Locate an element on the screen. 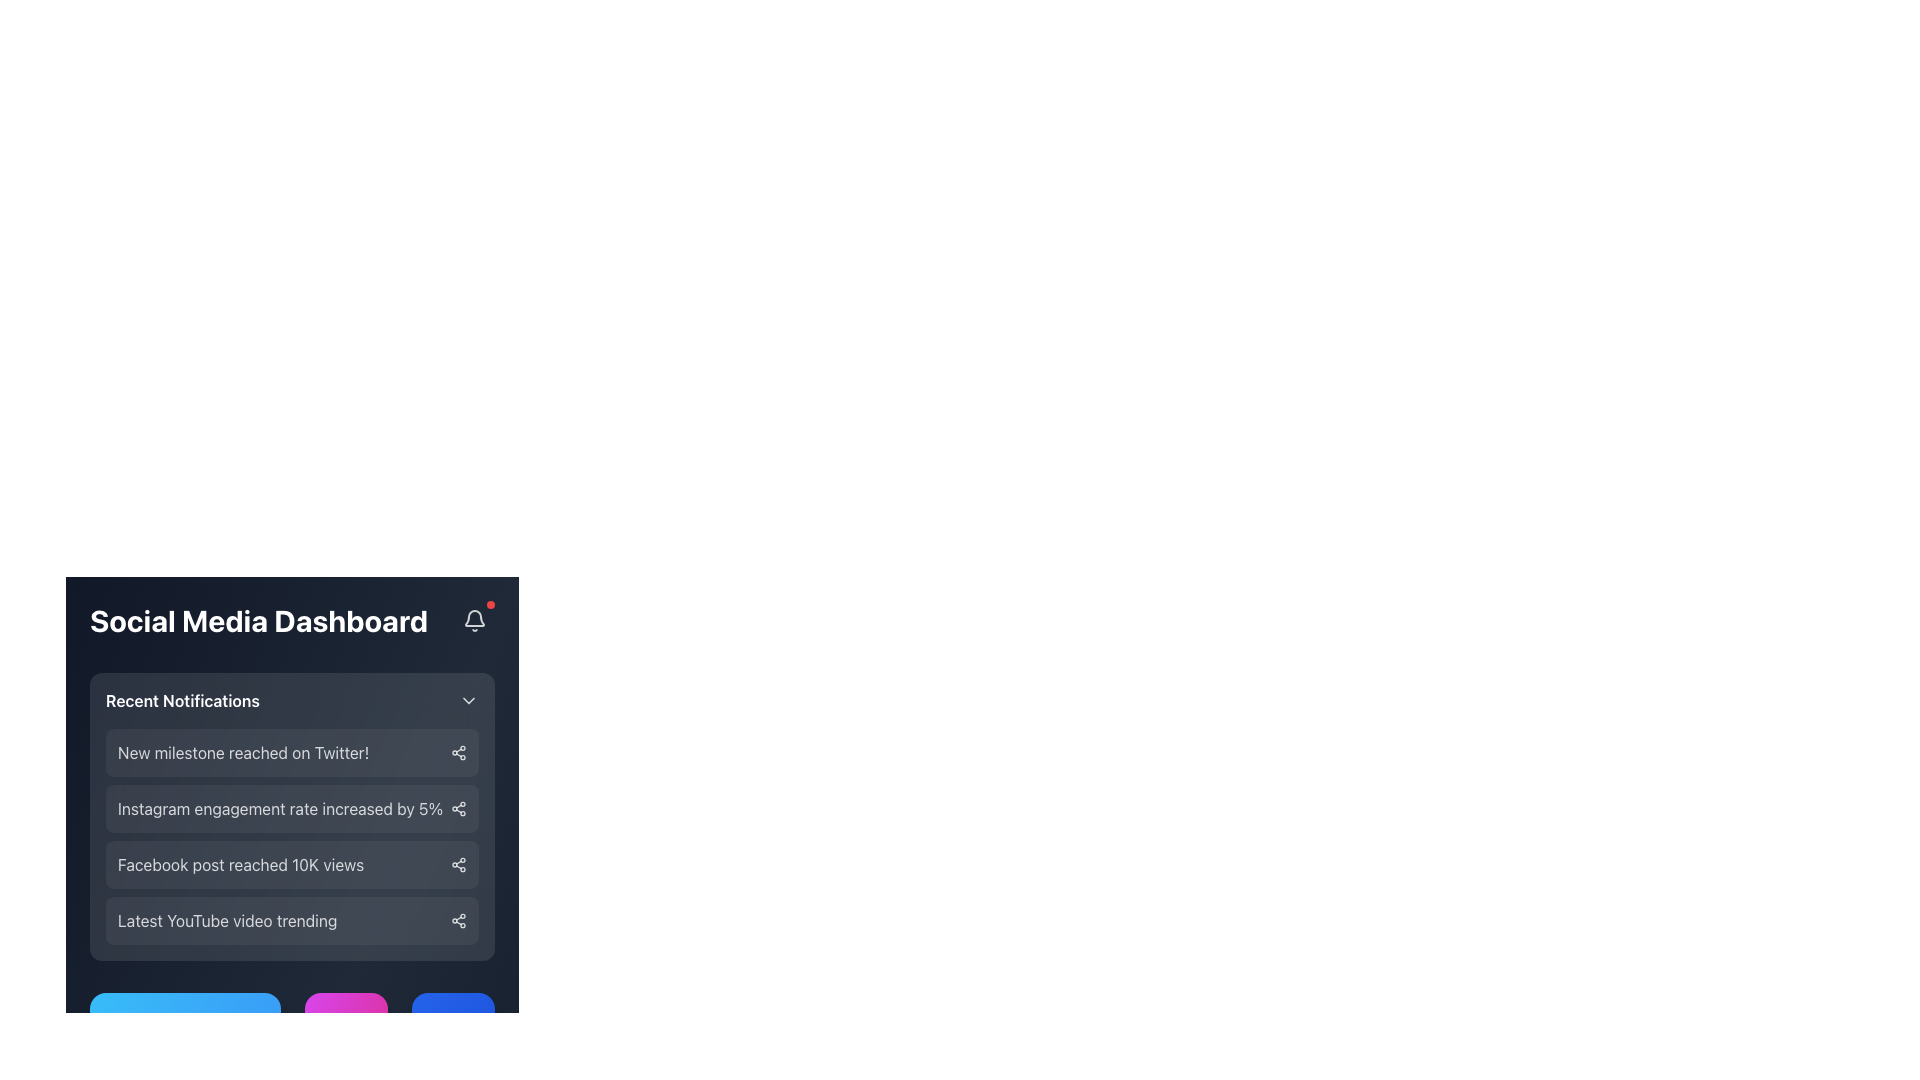 The height and width of the screenshot is (1080, 1920). the second item in the vertical list of notifications, which displays information about a social media metric is located at coordinates (279, 808).